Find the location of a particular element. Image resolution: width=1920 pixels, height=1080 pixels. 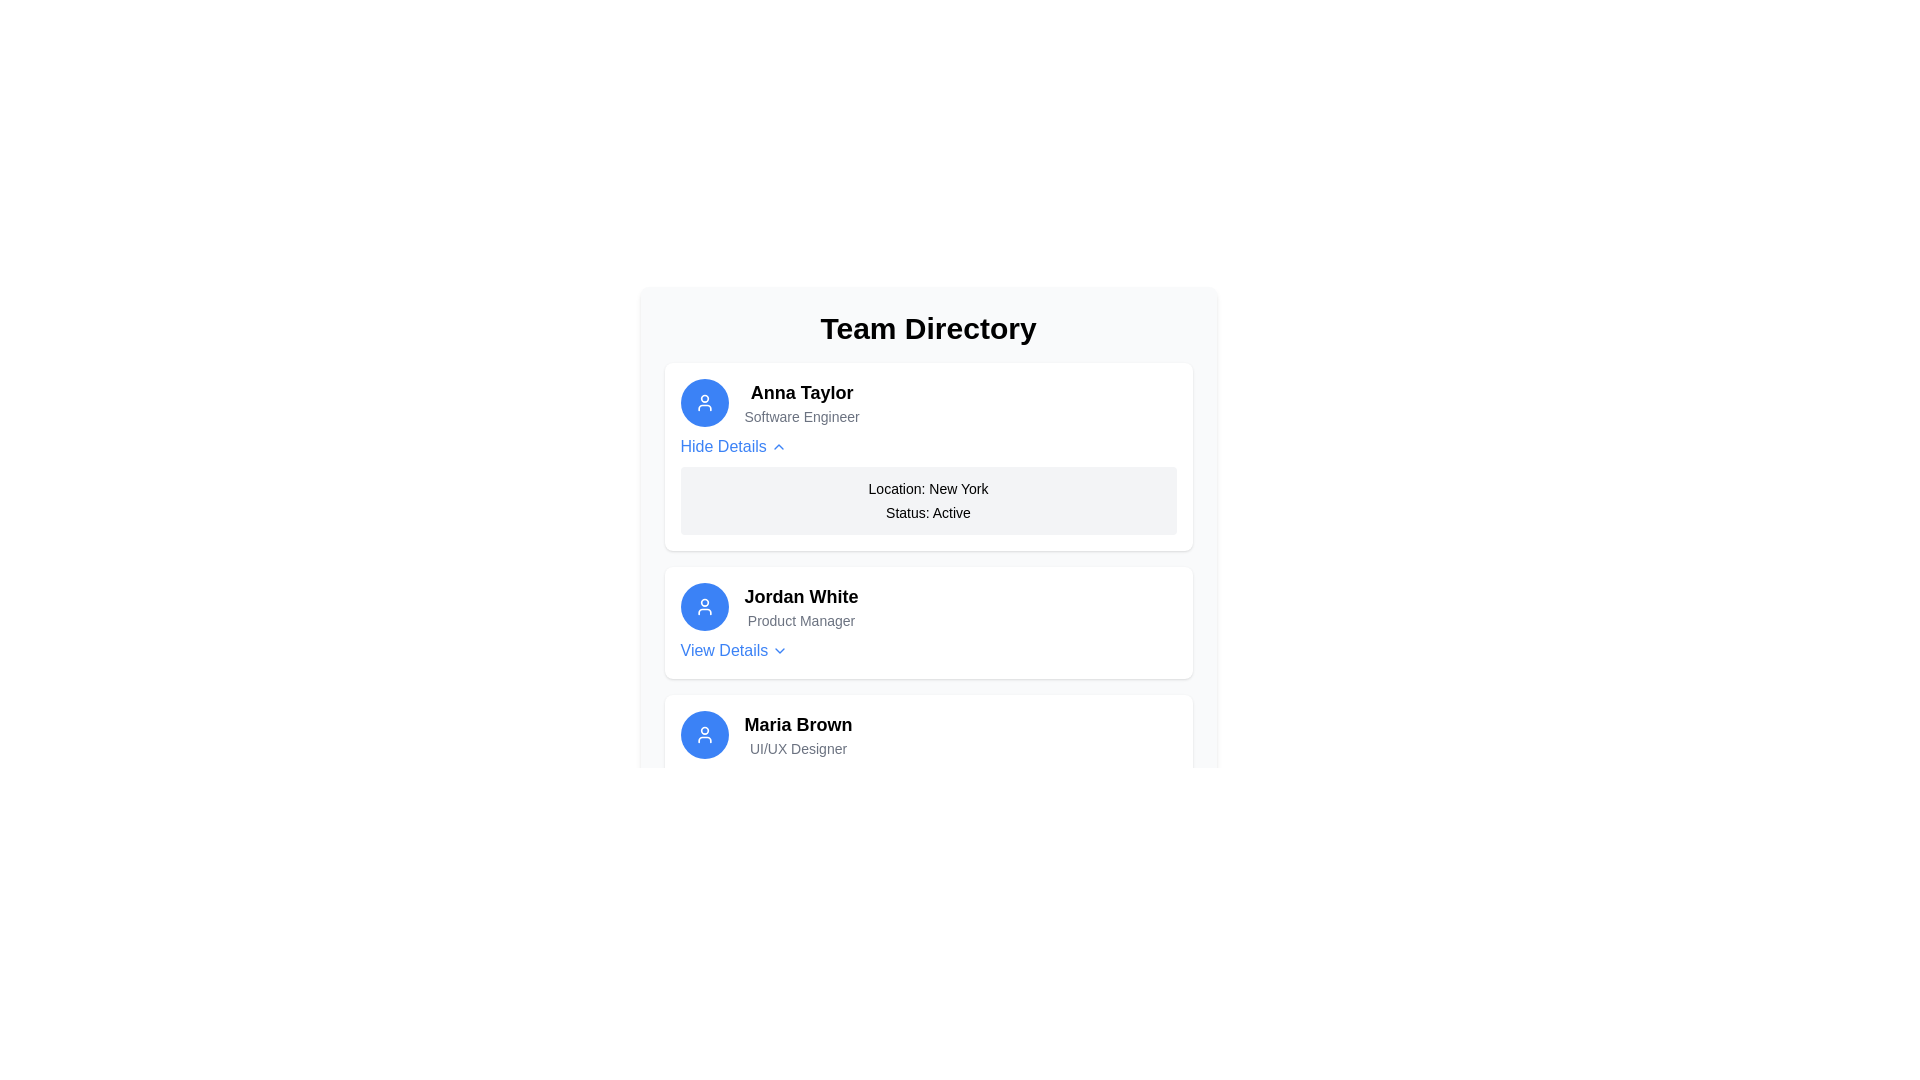

the Profile Card for 'Jordan White', which is the second card under the 'Team Directory', featuring a blue 'View Details' link at the bottom is located at coordinates (927, 622).